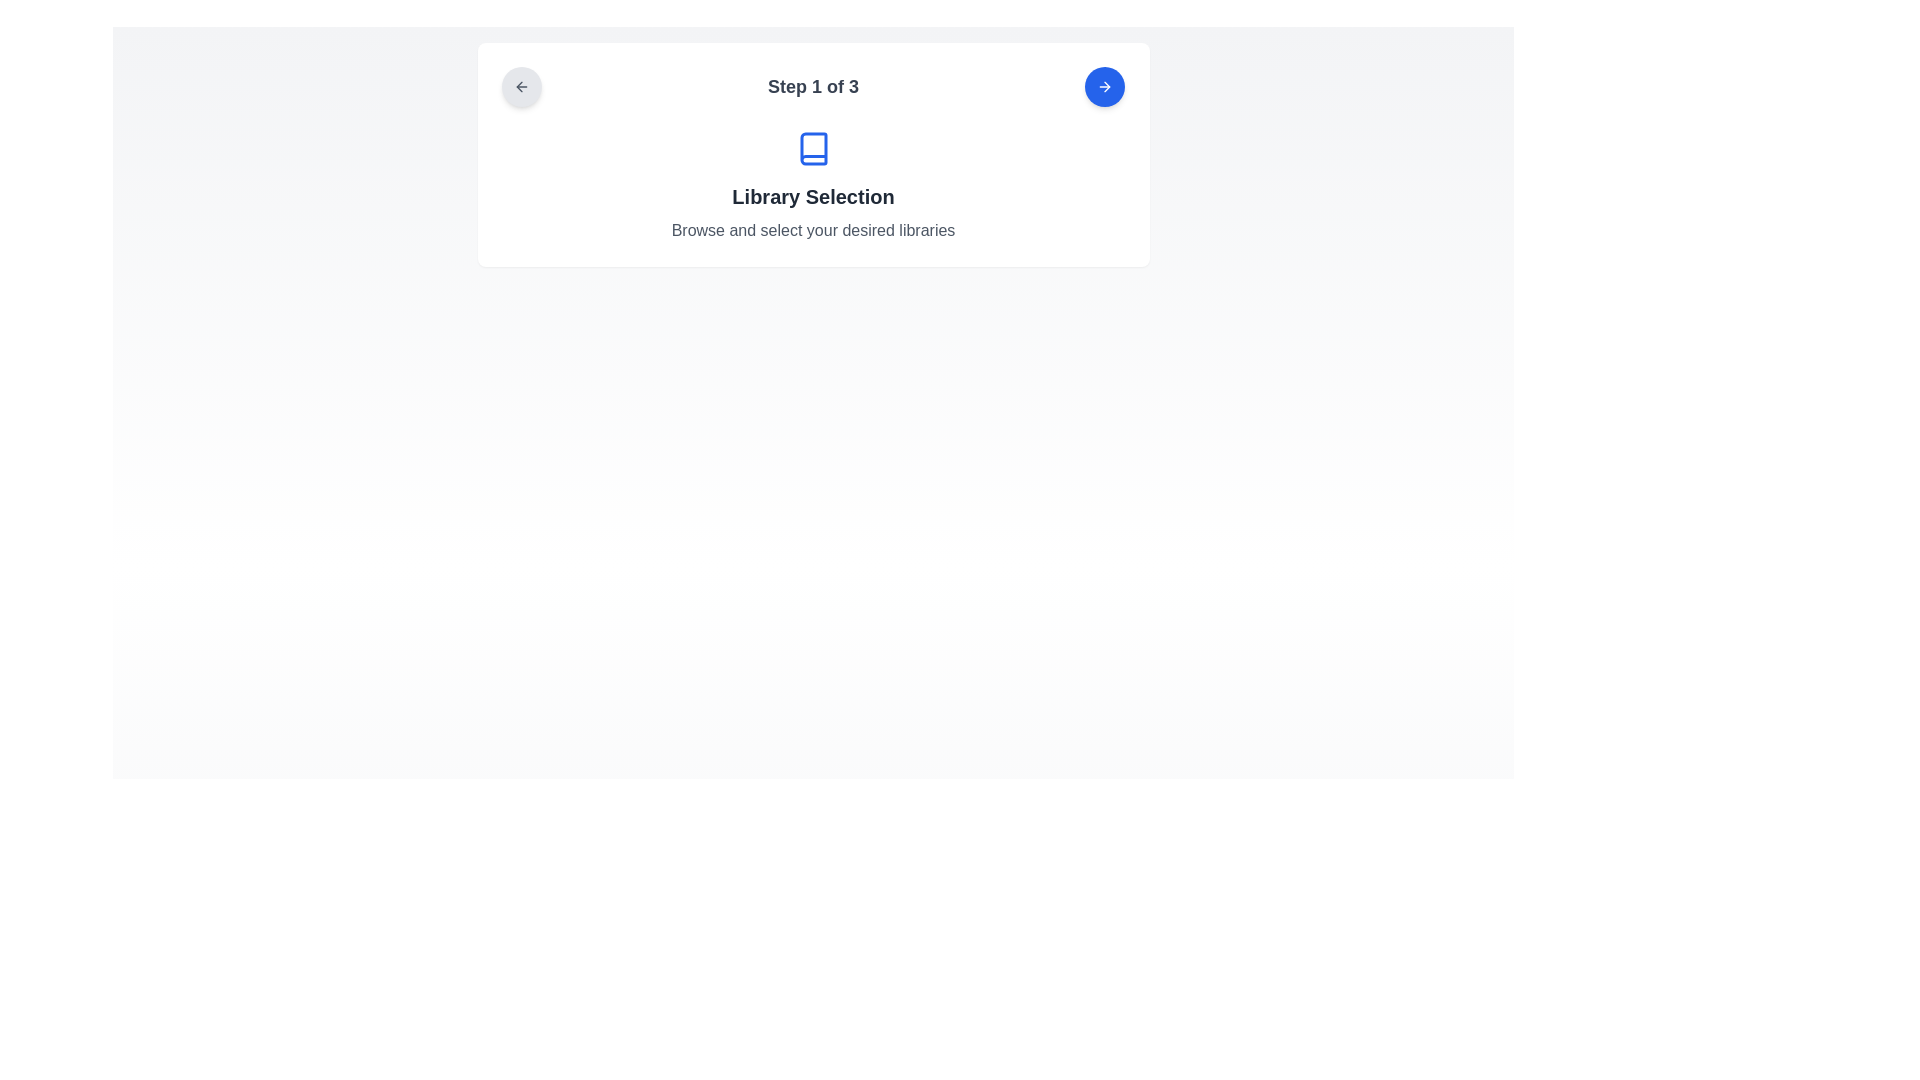  Describe the element at coordinates (813, 230) in the screenshot. I see `the supplementary description text that provides users with instructions regarding the selection of libraries, located below the 'Library Selection' title and above other interactive elements` at that location.